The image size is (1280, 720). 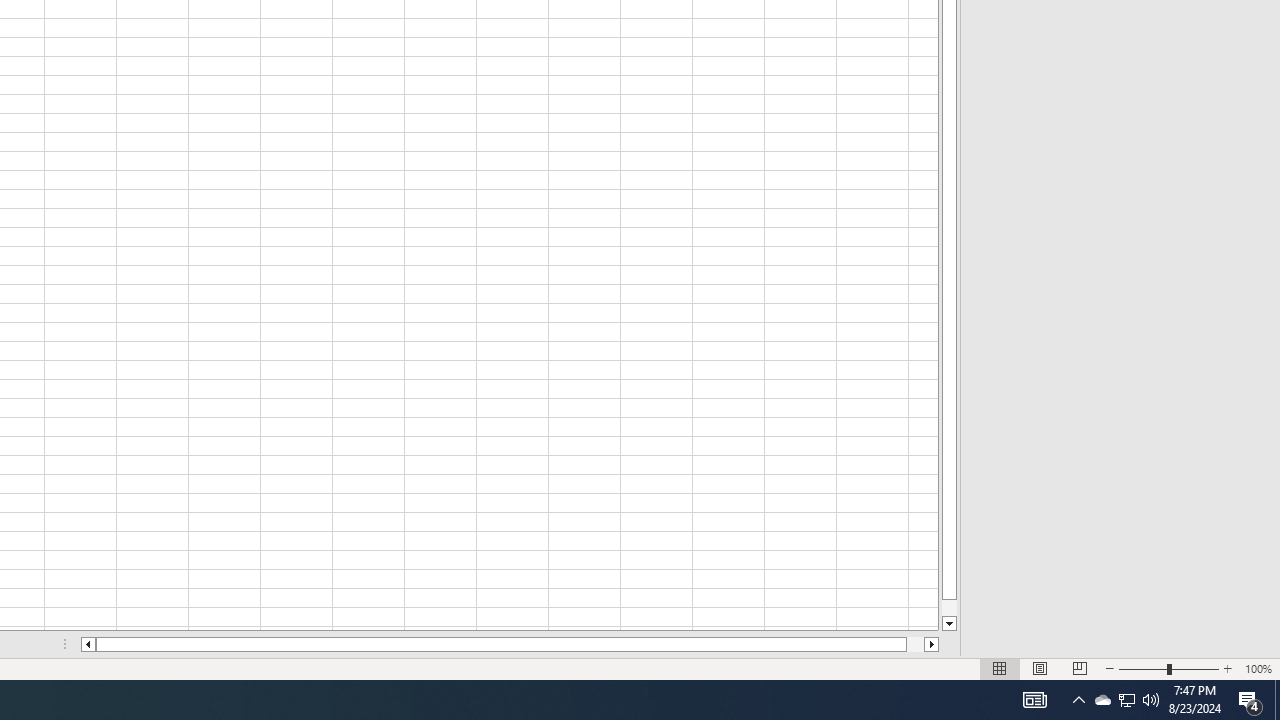 I want to click on 'Column left', so click(x=86, y=644).